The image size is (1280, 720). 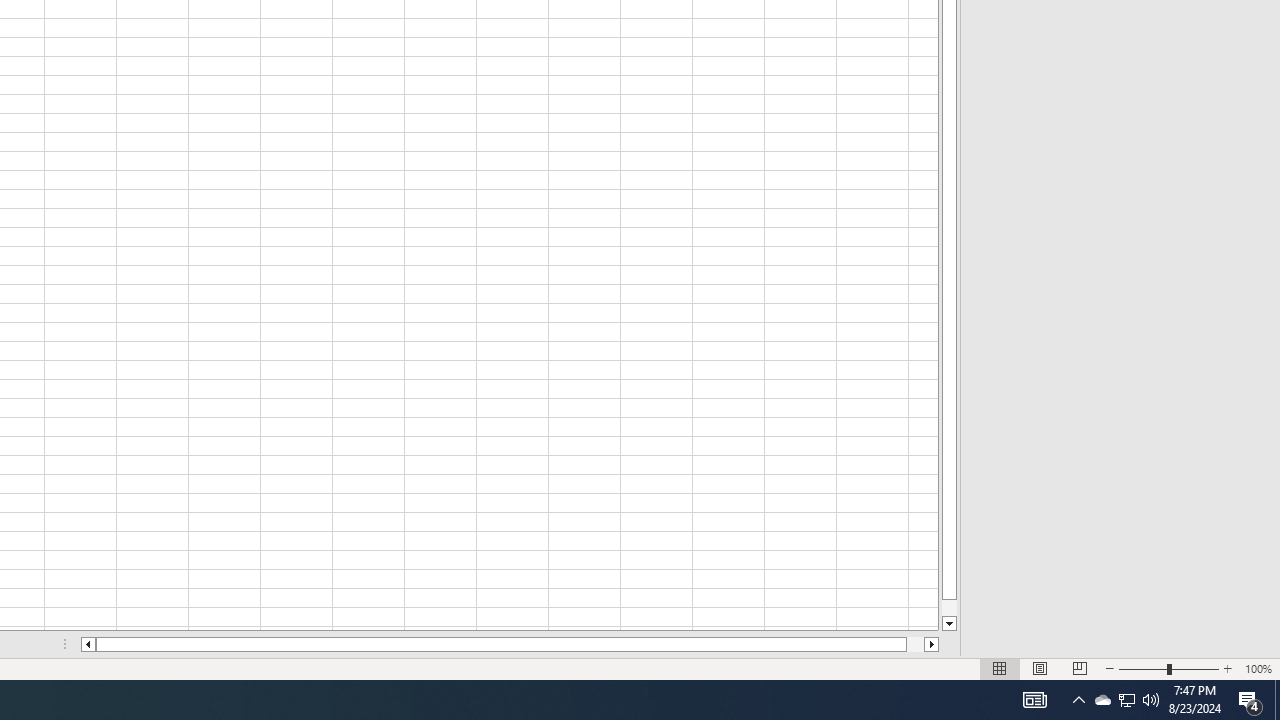 I want to click on 'Column left', so click(x=86, y=644).